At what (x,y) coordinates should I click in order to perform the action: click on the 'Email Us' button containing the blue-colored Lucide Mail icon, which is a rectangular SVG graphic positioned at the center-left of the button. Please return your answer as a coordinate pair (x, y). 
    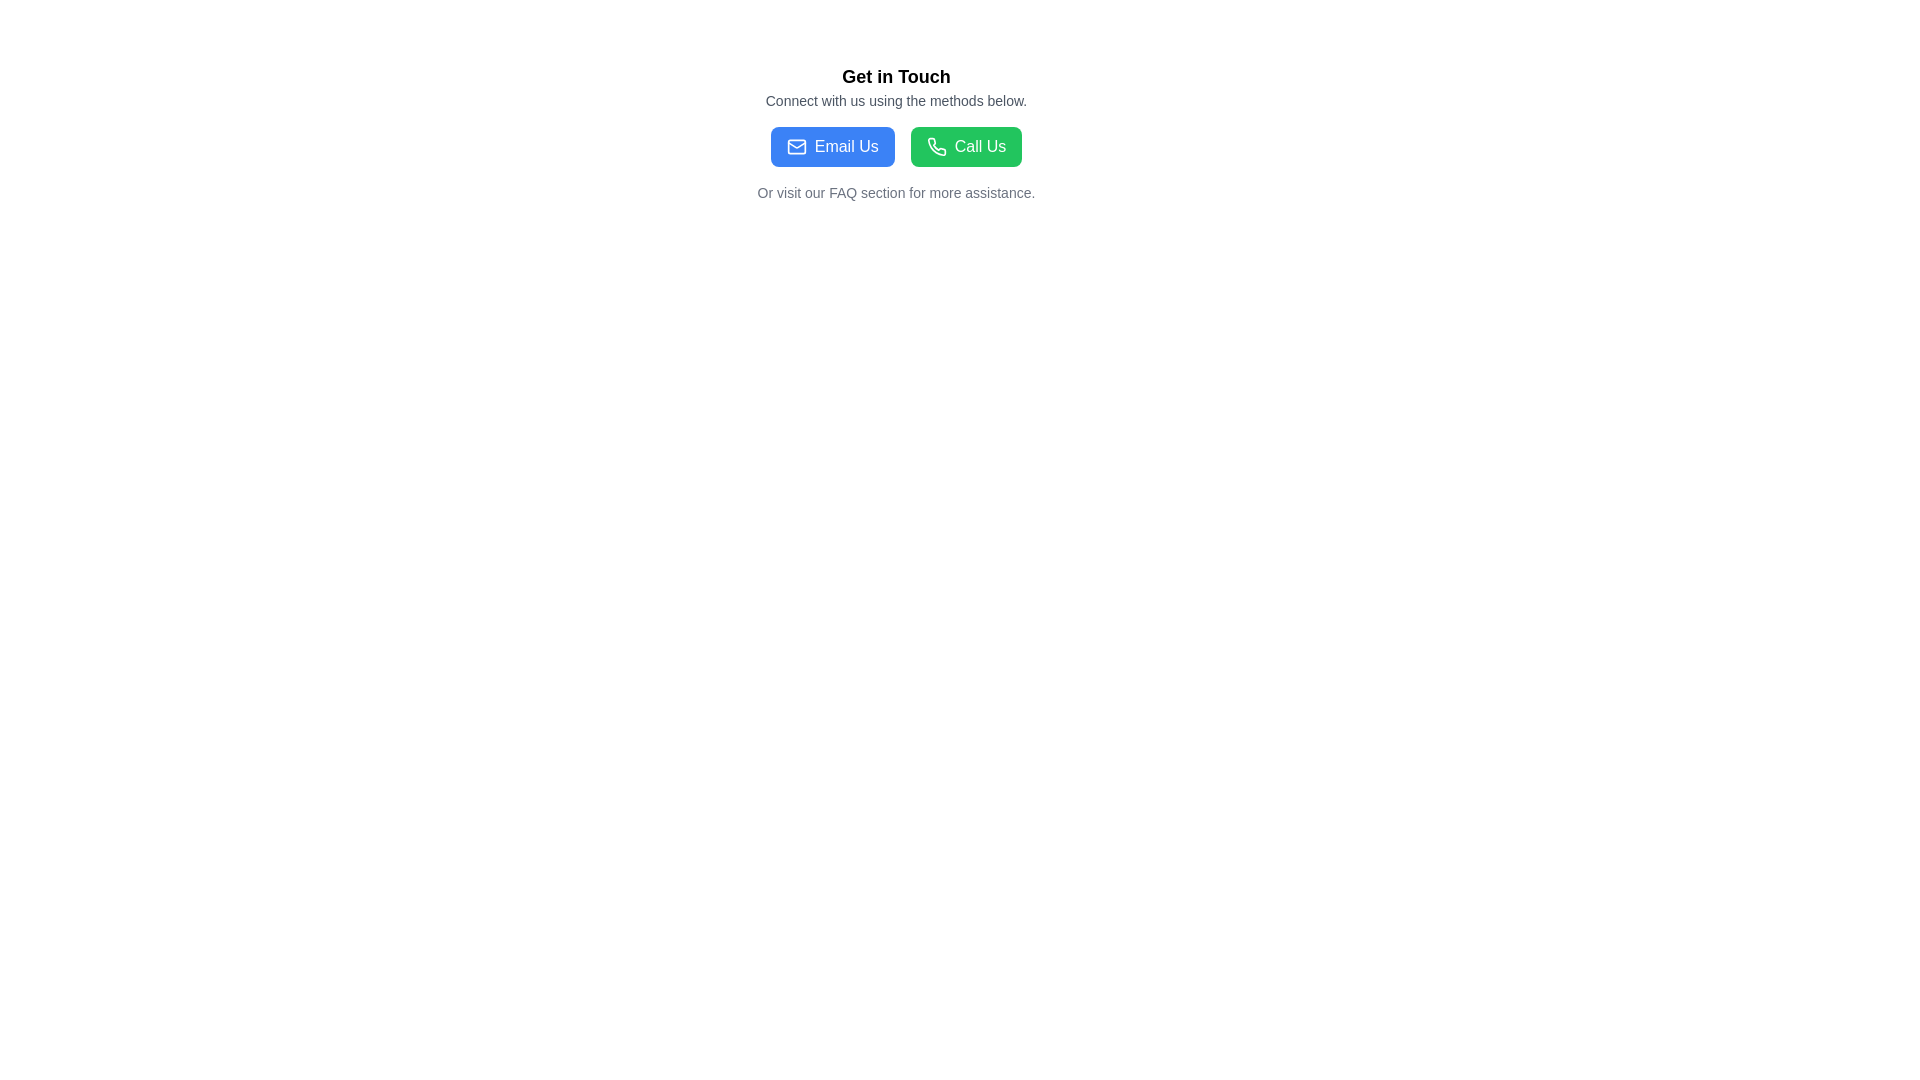
    Looking at the image, I should click on (795, 145).